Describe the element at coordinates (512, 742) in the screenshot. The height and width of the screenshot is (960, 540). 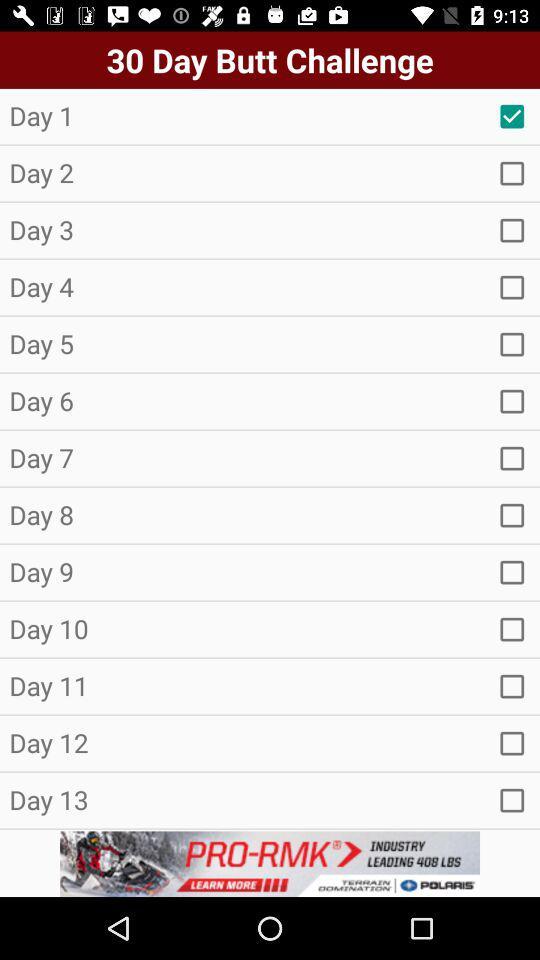
I see `check box selection` at that location.